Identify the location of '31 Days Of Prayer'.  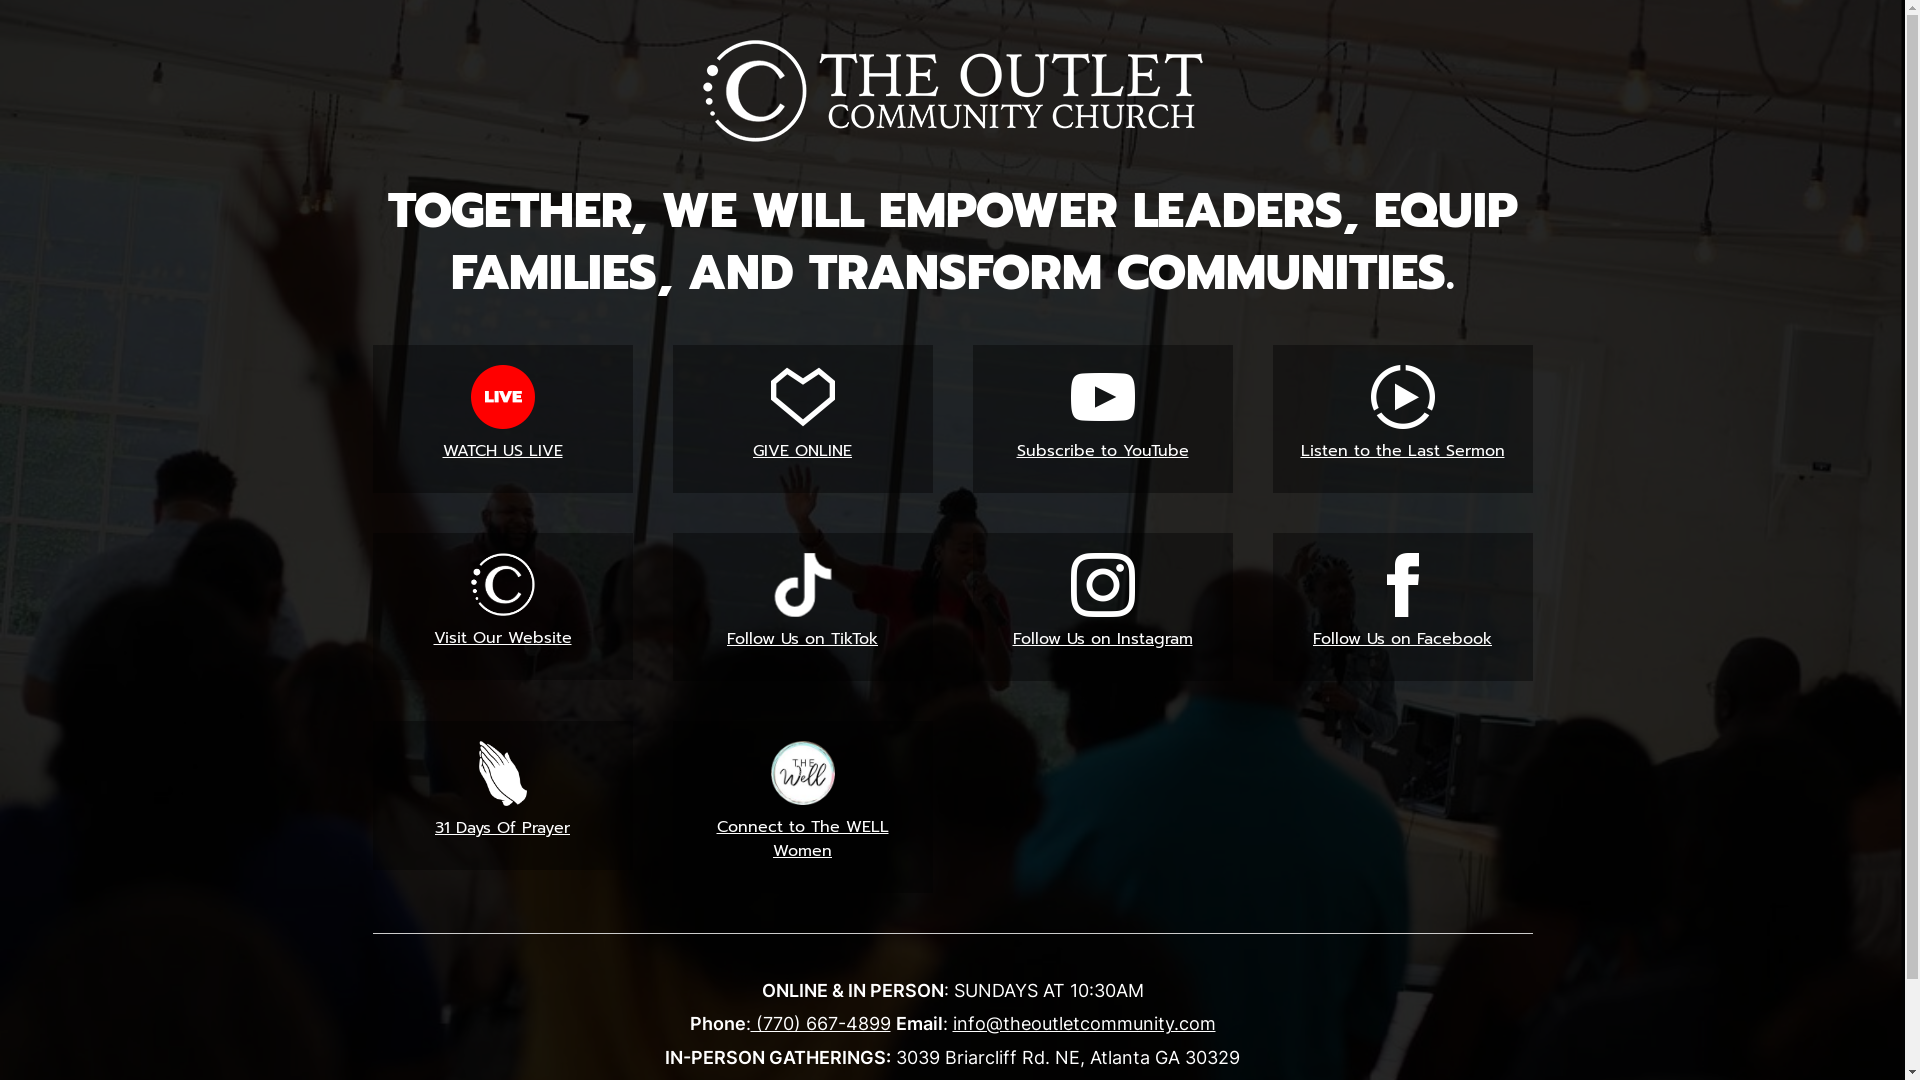
(502, 794).